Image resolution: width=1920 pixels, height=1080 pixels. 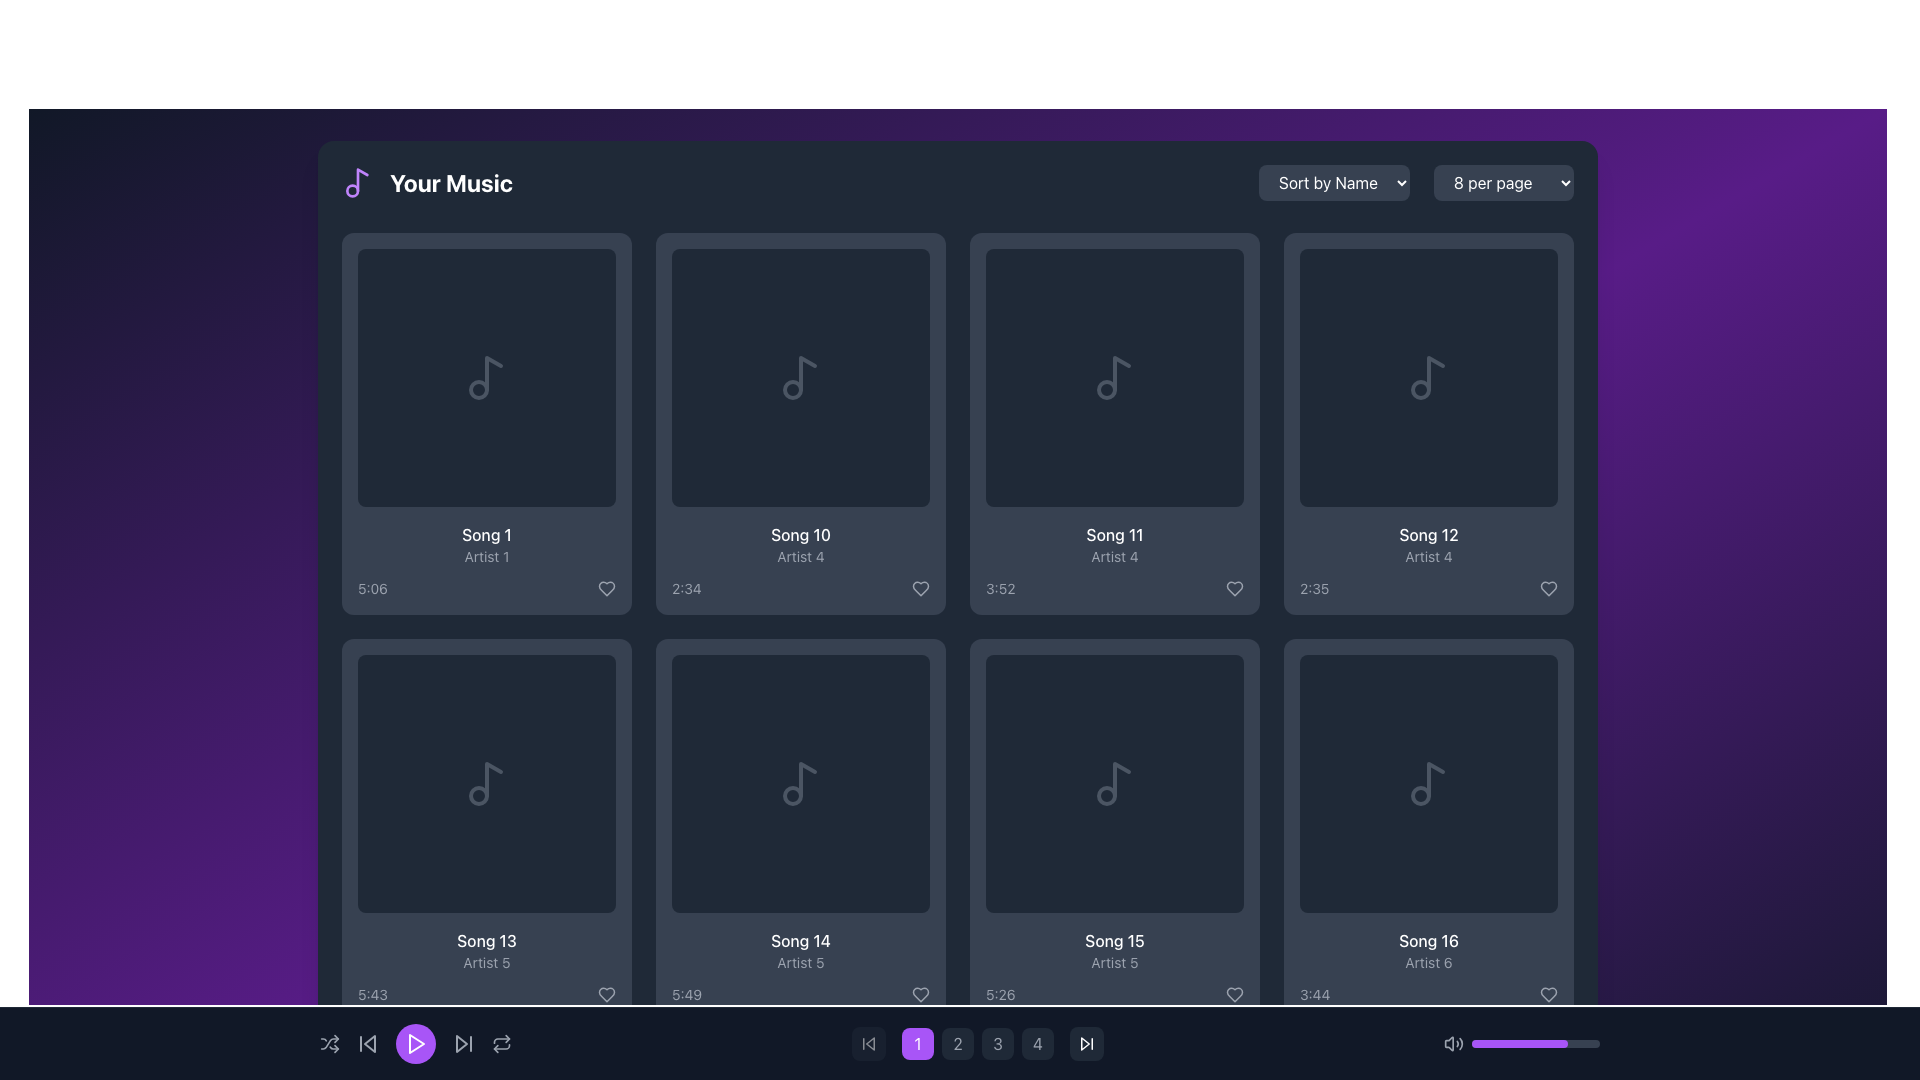 What do you see at coordinates (801, 962) in the screenshot?
I see `the text label displaying the name of the artist for 'Song 14', located in the lower portion of the card layout, directly below the song title and above the duration '5:49'` at bounding box center [801, 962].